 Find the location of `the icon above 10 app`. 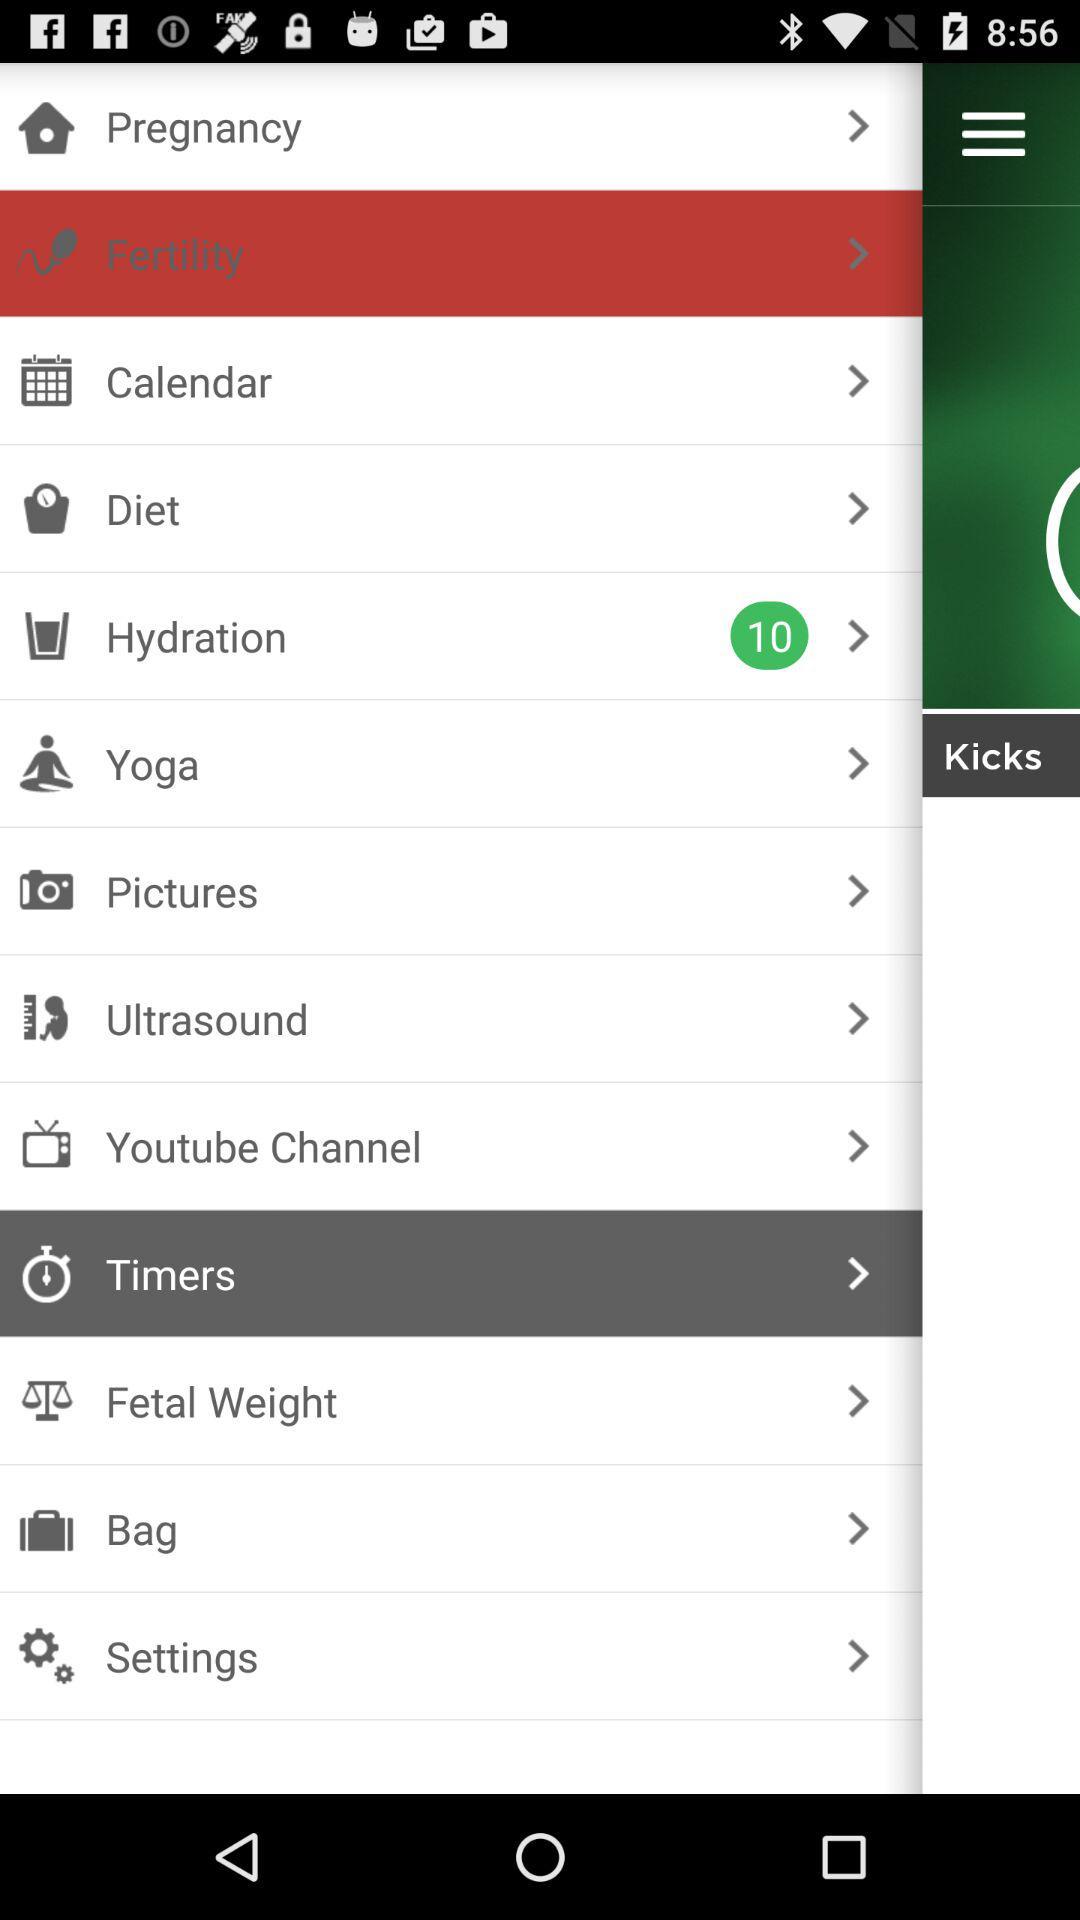

the icon above 10 app is located at coordinates (457, 508).